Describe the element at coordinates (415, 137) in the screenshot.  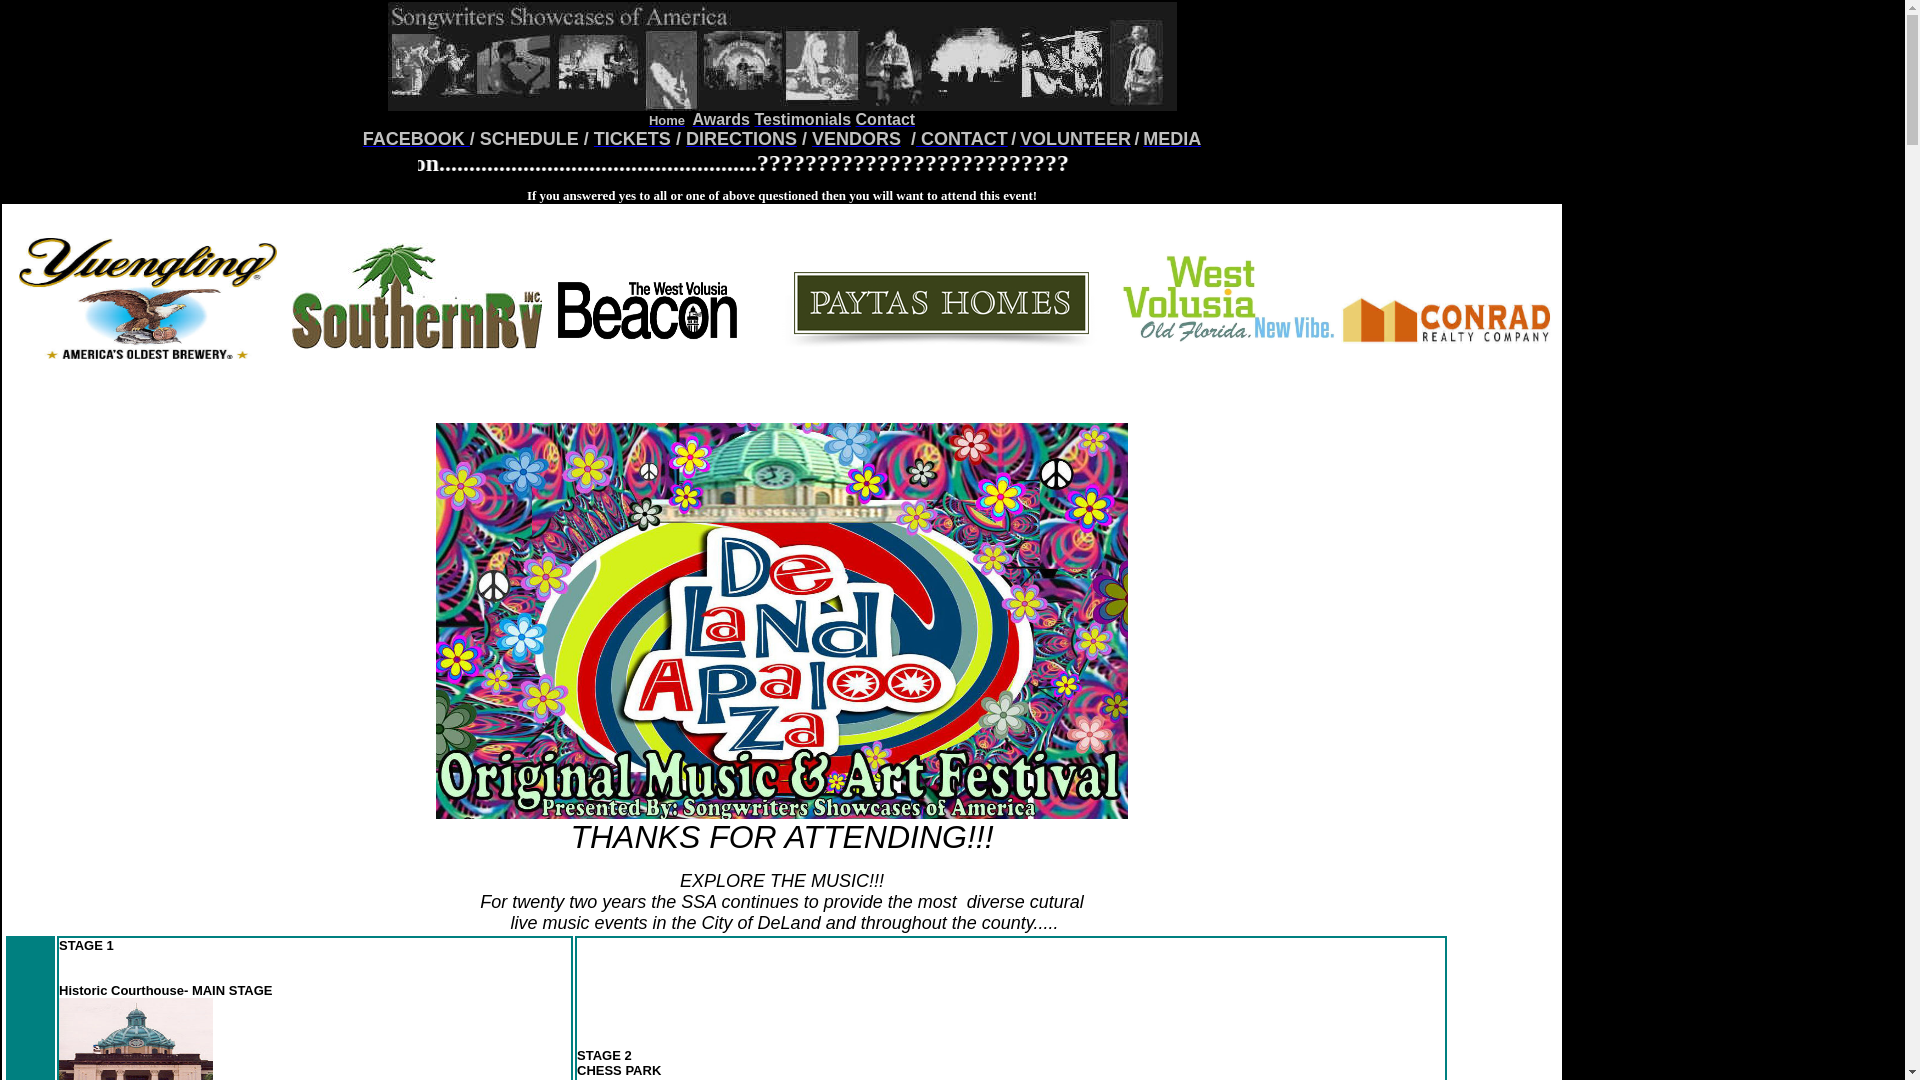
I see `'FACEBOOK'` at that location.